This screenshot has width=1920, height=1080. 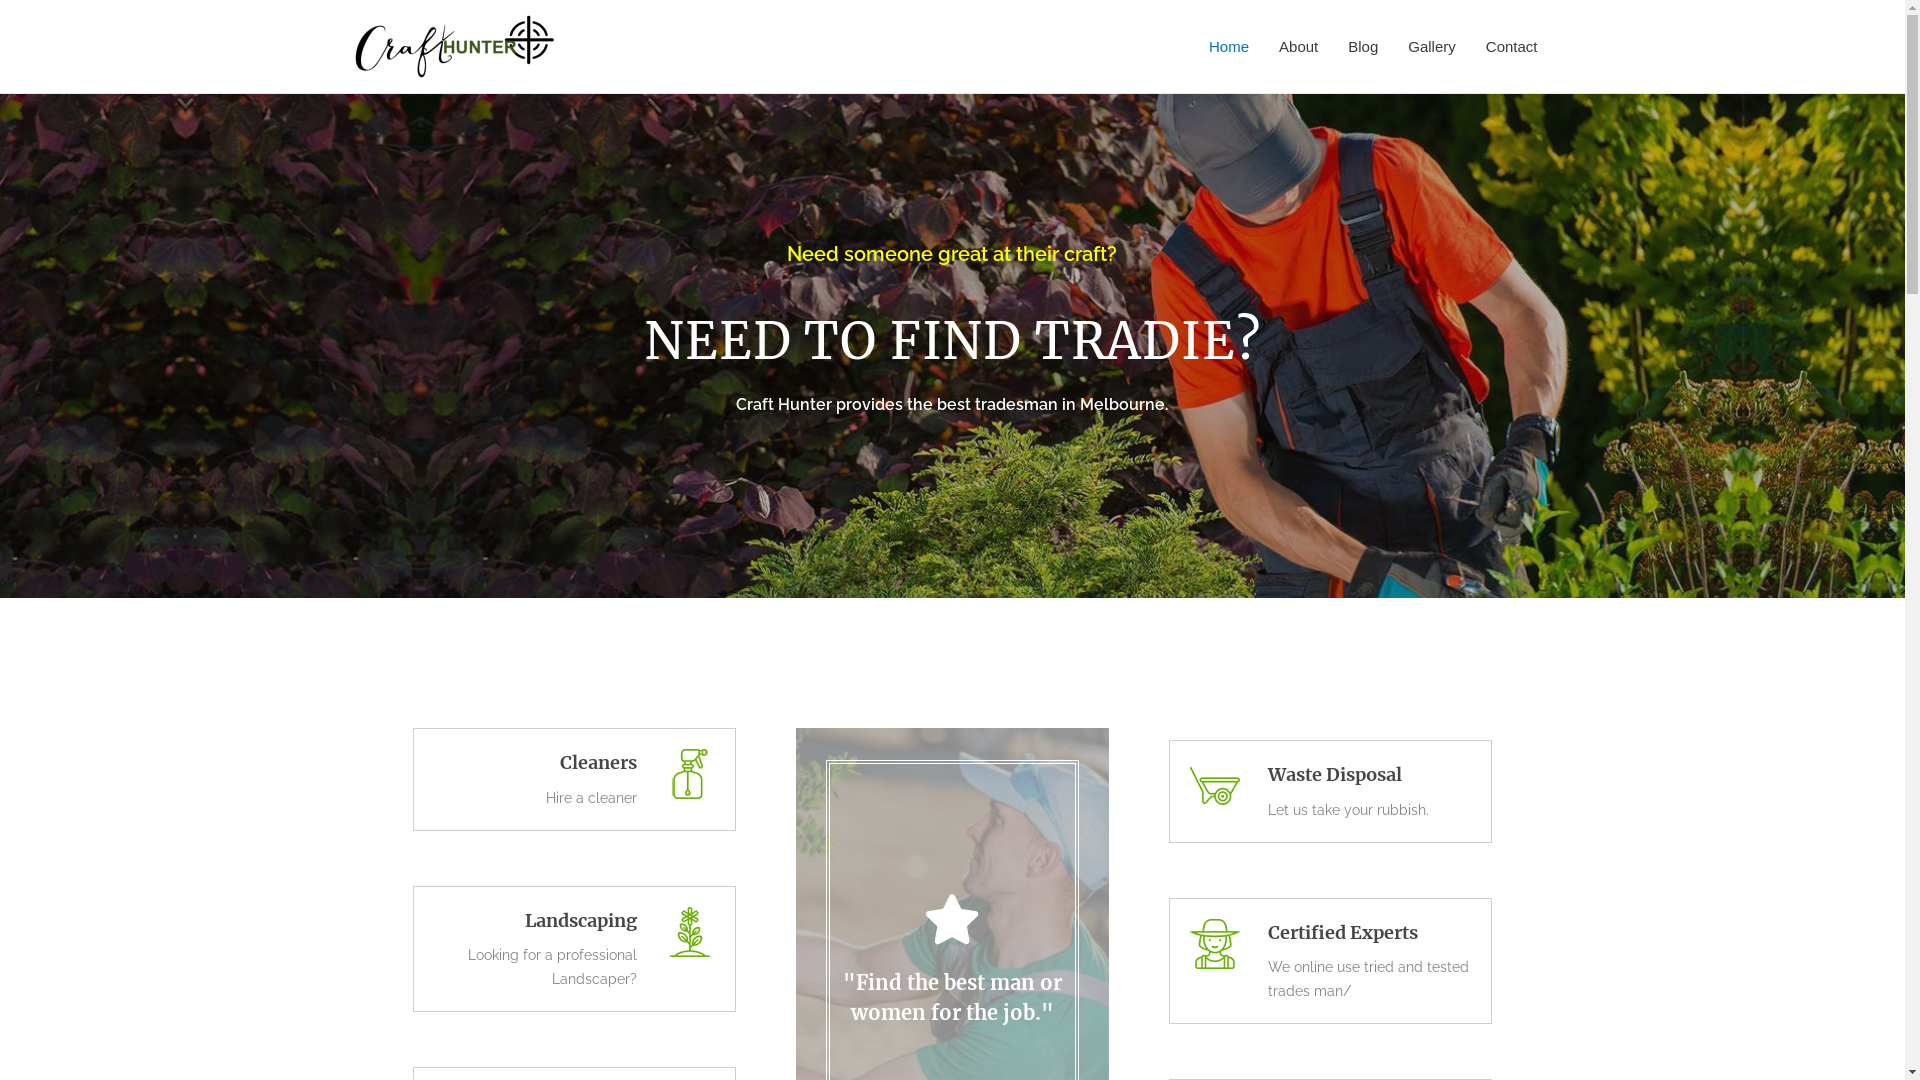 I want to click on 'Need someone great at their craft?', so click(x=950, y=253).